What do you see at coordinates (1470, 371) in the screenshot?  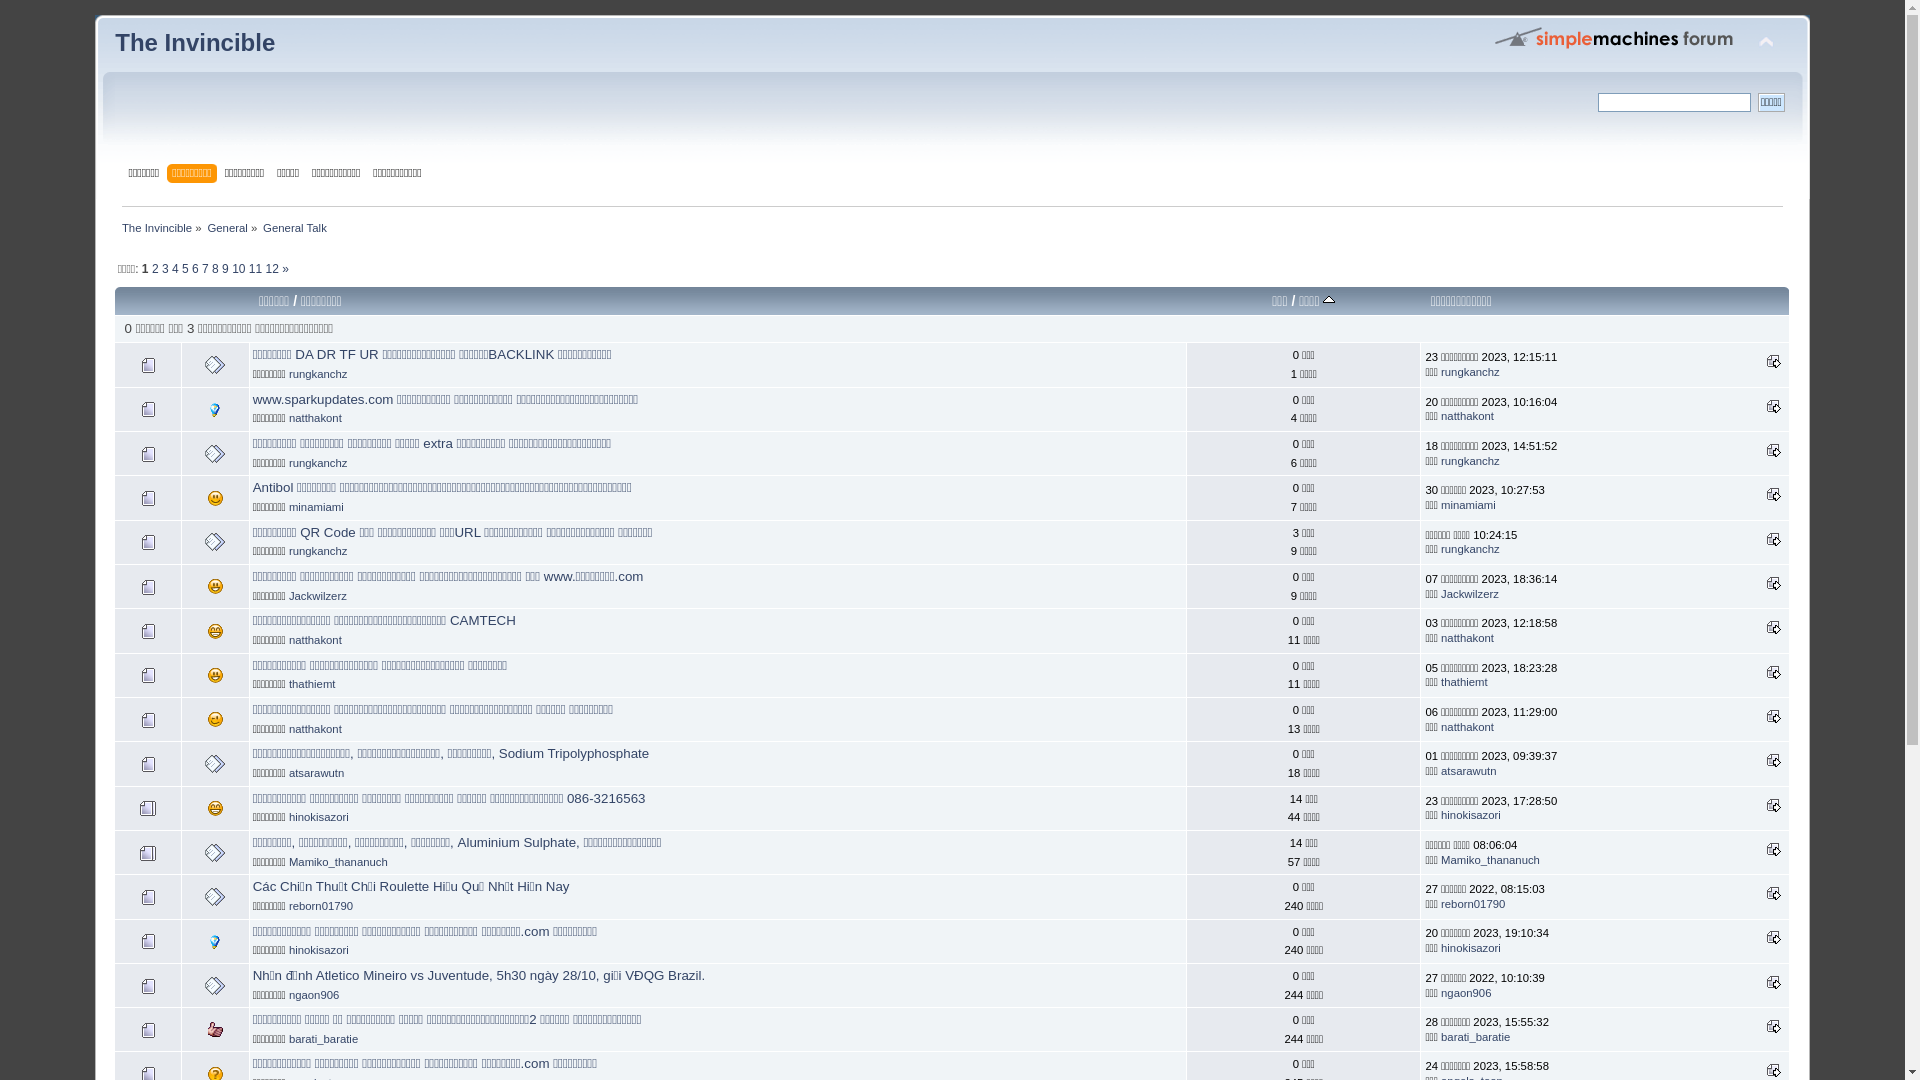 I see `'rungkanchz'` at bounding box center [1470, 371].